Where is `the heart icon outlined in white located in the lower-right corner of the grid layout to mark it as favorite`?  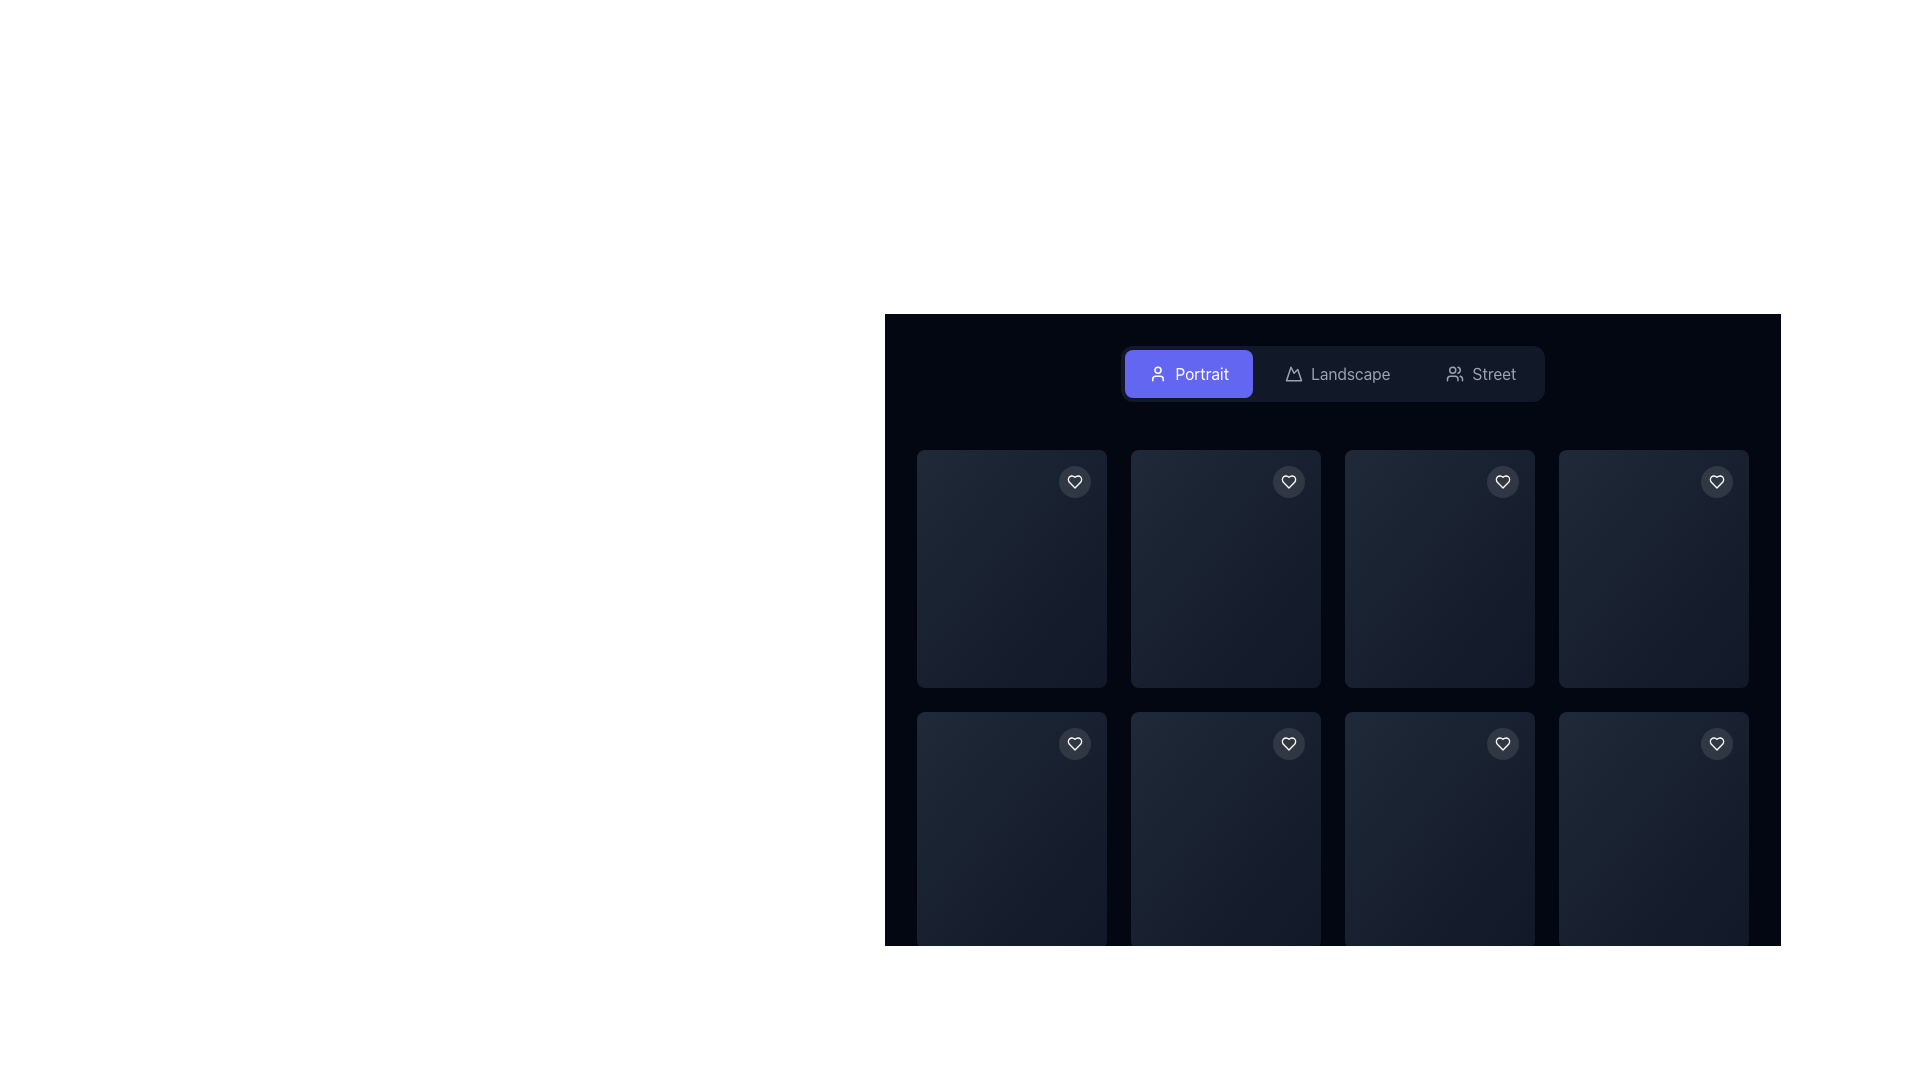
the heart icon outlined in white located in the lower-right corner of the grid layout to mark it as favorite is located at coordinates (1716, 743).